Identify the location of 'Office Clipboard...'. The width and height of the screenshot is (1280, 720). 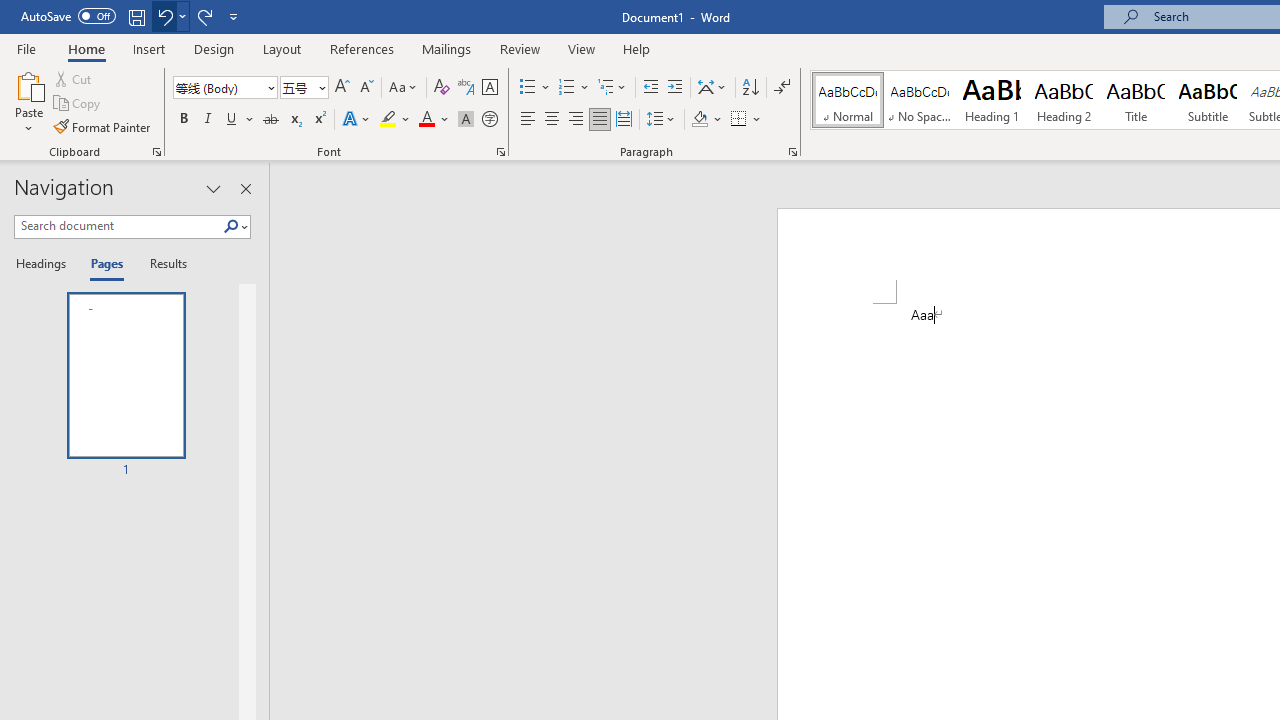
(155, 150).